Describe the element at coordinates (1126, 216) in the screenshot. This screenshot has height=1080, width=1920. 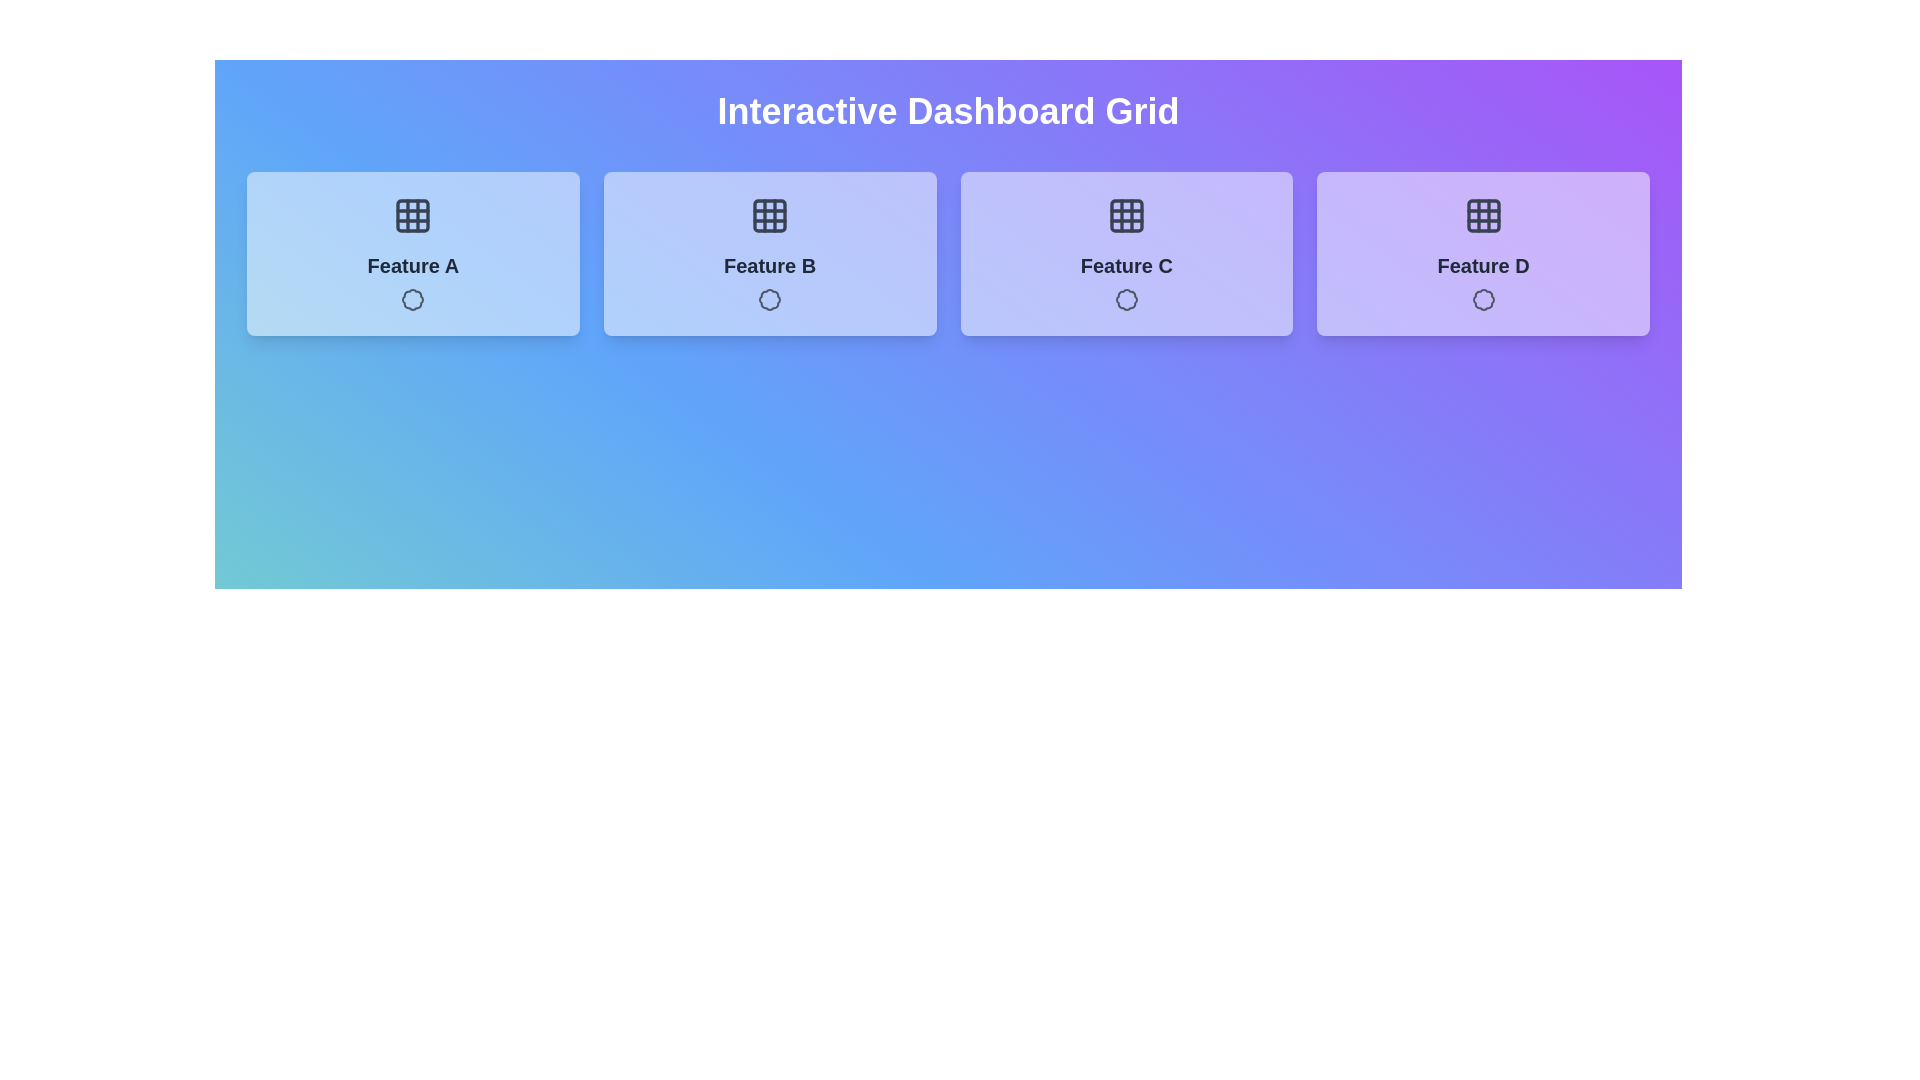
I see `the card labeled 'Feature C' that contains the center rectangle in the 3x3 grid icon` at that location.